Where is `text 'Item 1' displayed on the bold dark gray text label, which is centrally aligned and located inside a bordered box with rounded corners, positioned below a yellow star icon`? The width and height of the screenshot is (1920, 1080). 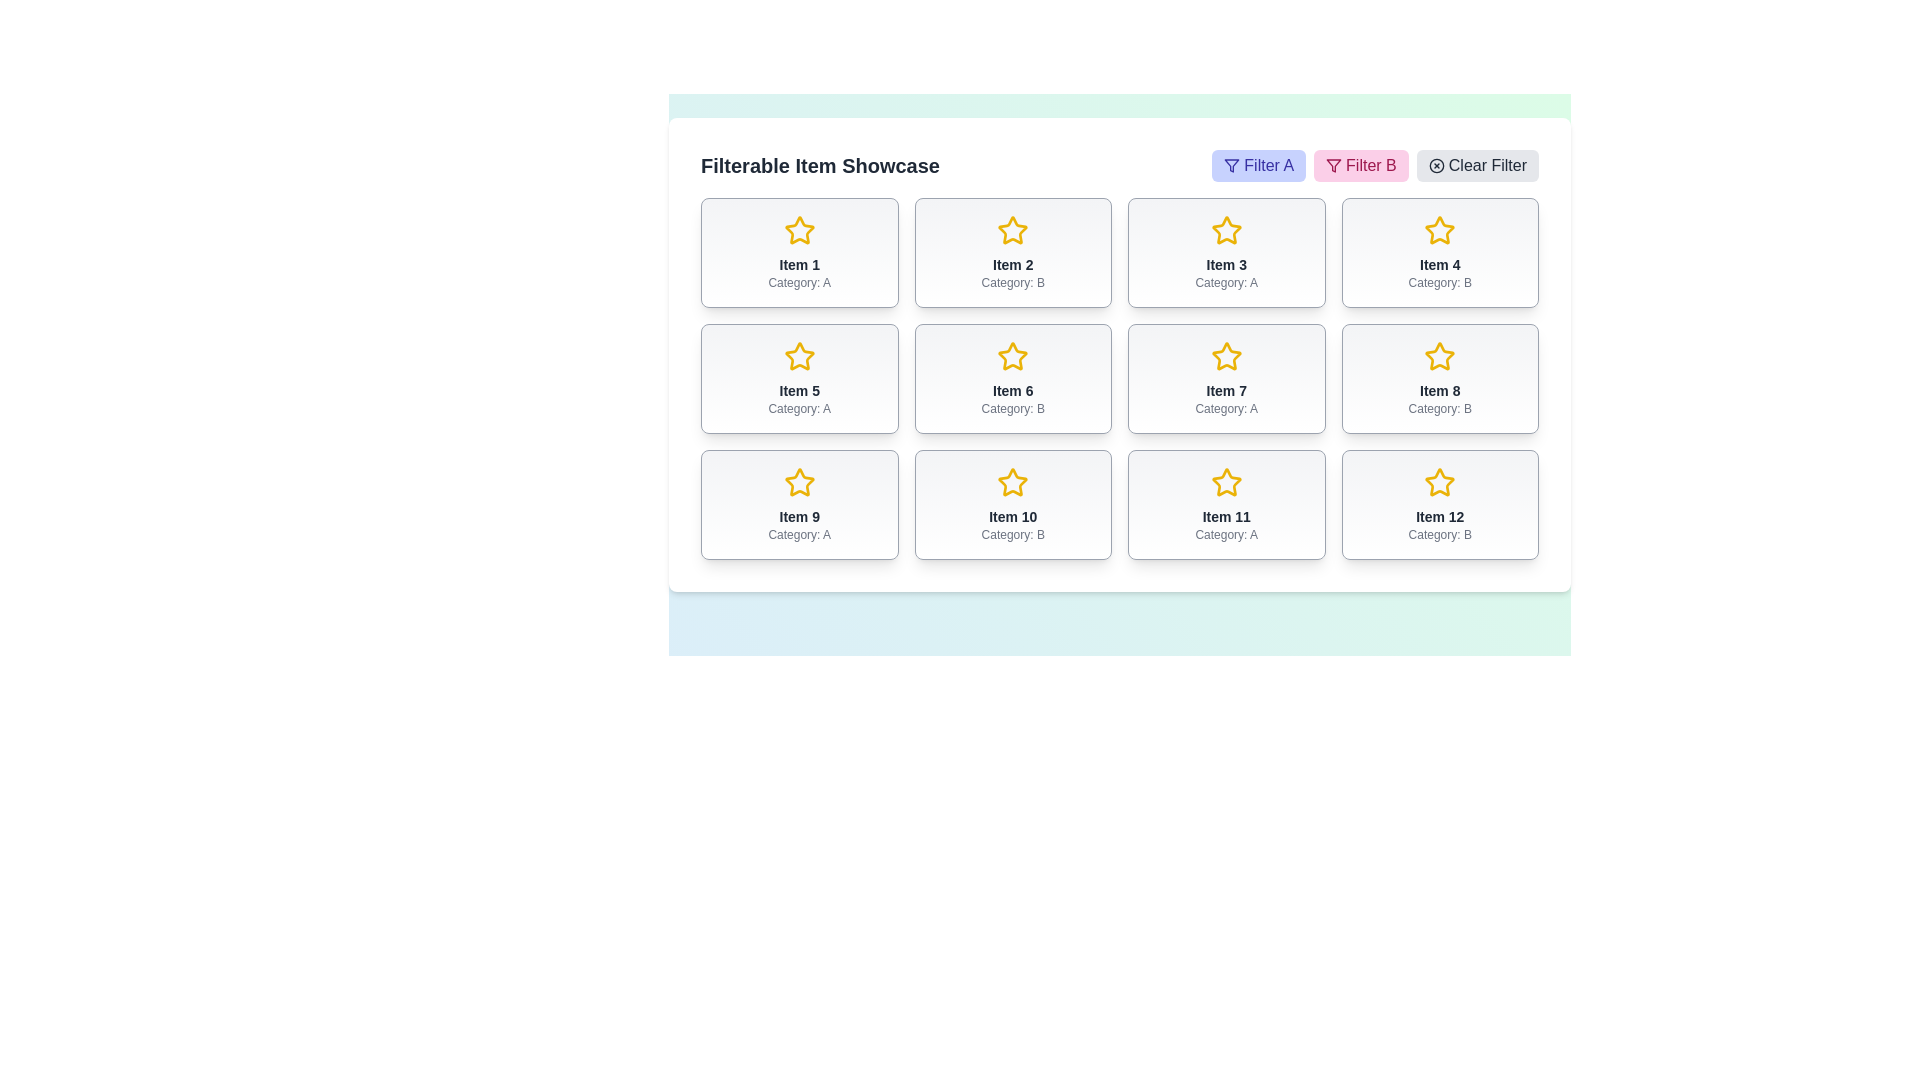 text 'Item 1' displayed on the bold dark gray text label, which is centrally aligned and located inside a bordered box with rounded corners, positioned below a yellow star icon is located at coordinates (798, 264).